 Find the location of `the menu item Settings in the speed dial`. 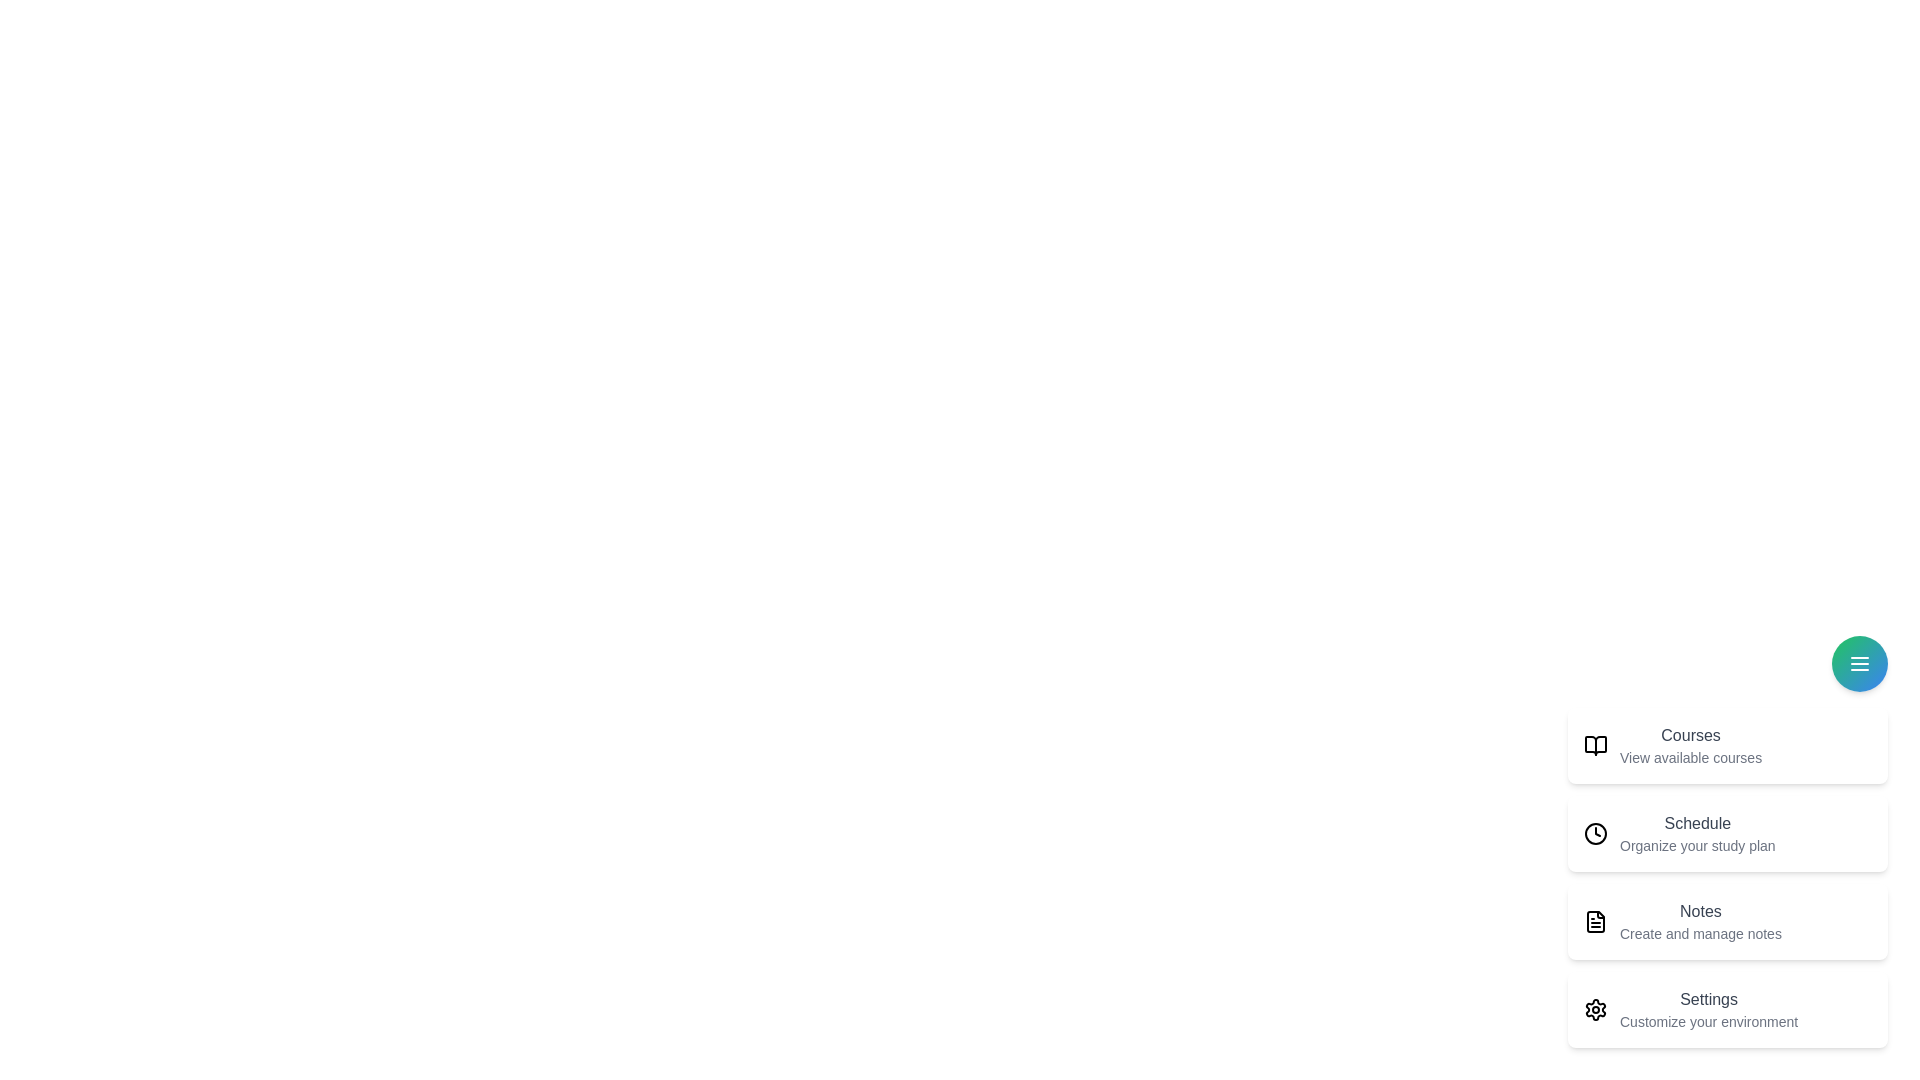

the menu item Settings in the speed dial is located at coordinates (1727, 1010).